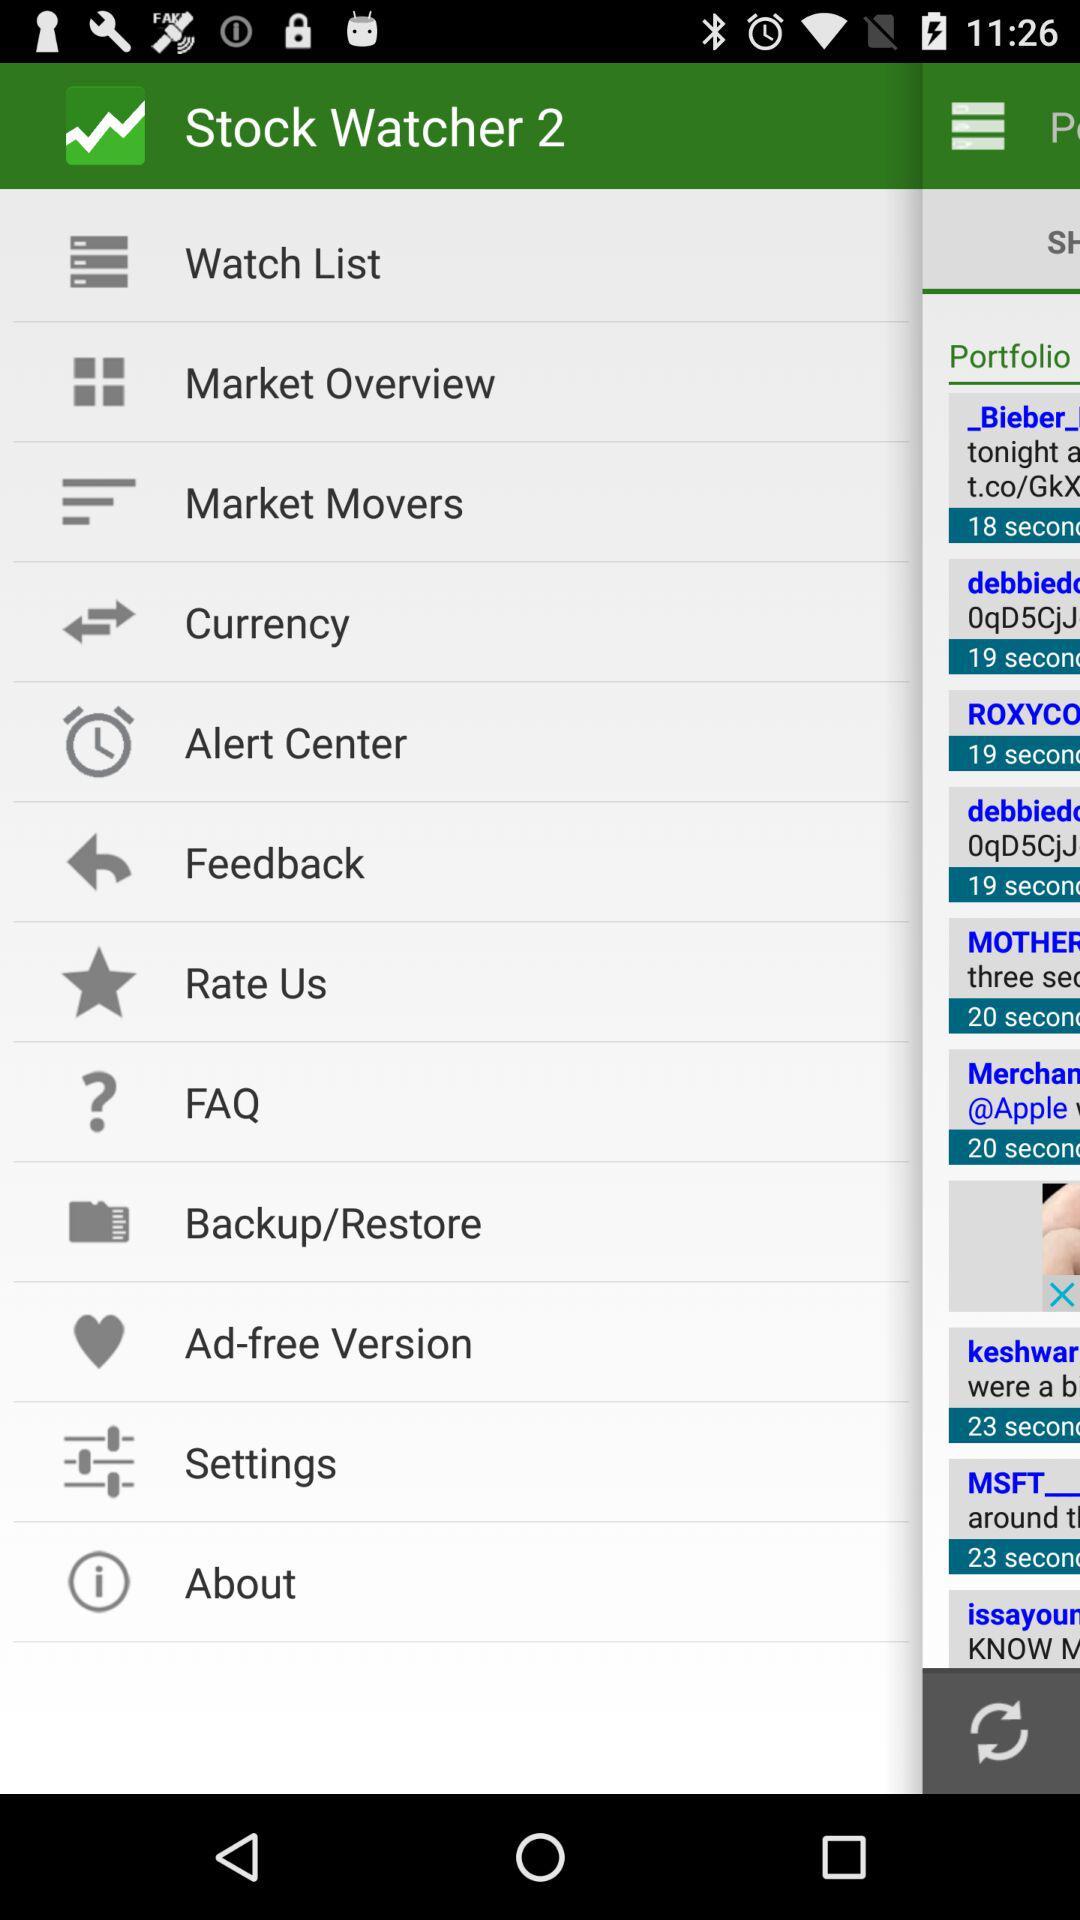  Describe the element at coordinates (1060, 1245) in the screenshot. I see `advertisements` at that location.